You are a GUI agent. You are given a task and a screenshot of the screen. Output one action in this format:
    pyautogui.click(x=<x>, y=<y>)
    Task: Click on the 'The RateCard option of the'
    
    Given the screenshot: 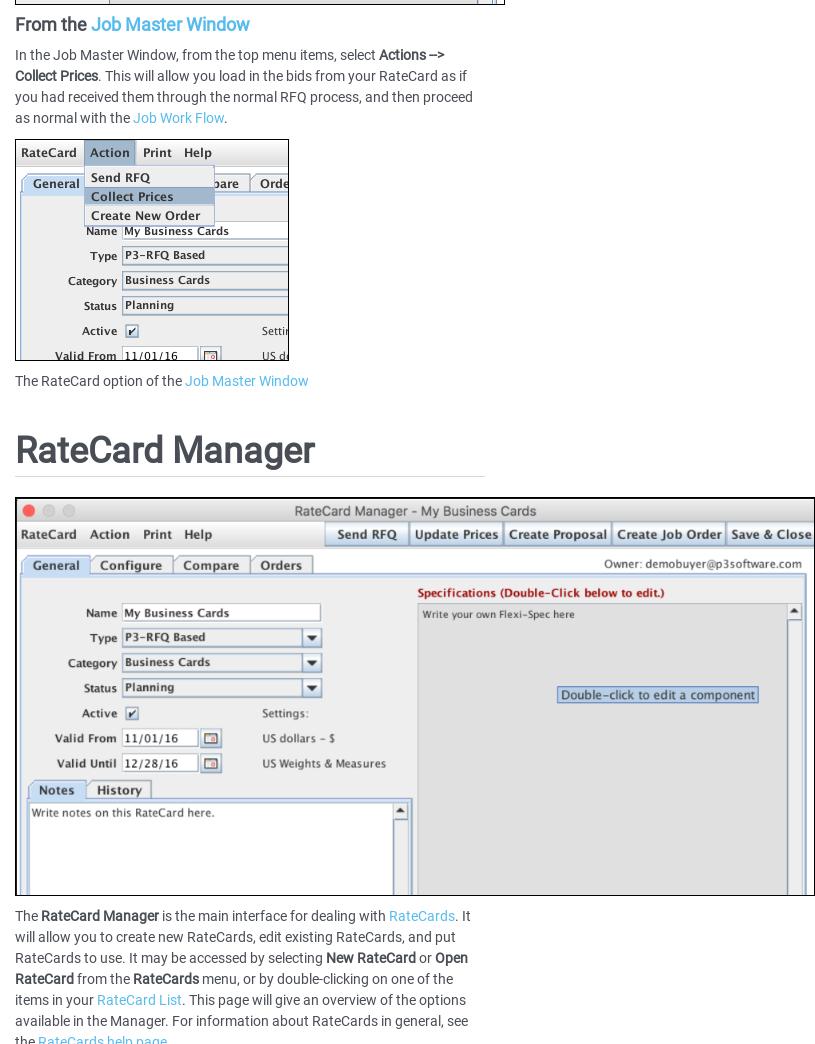 What is the action you would take?
    pyautogui.click(x=99, y=380)
    